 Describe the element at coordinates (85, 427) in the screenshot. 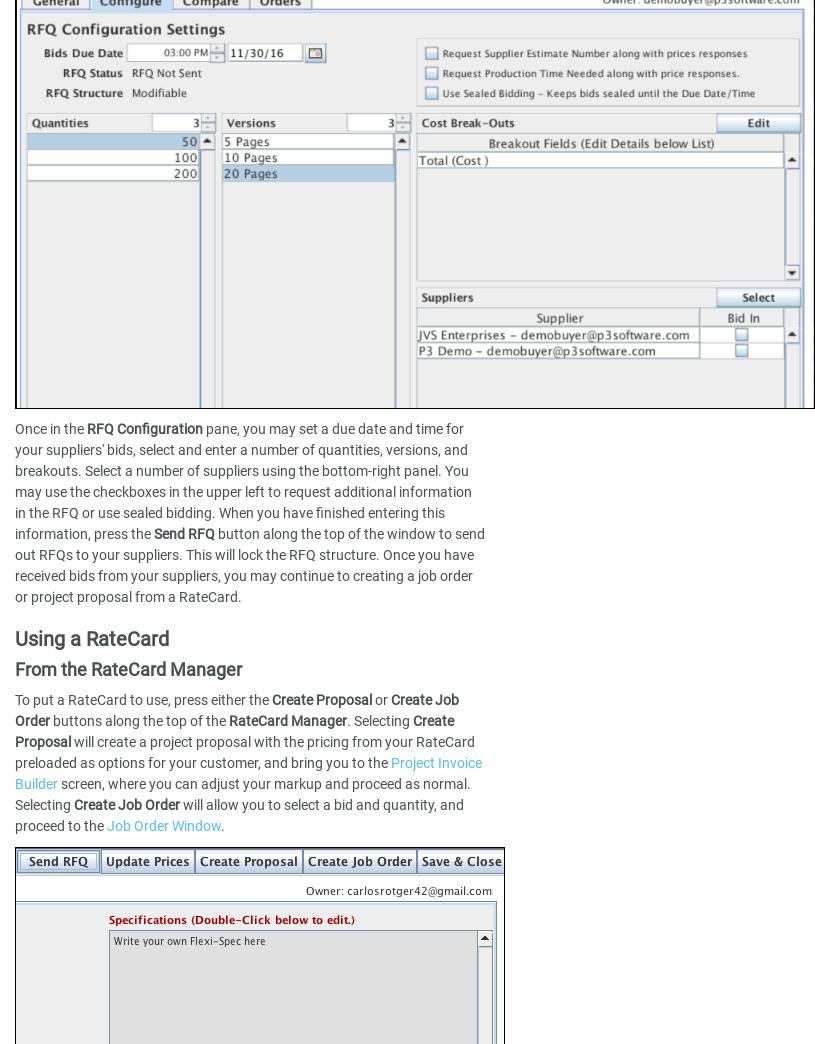

I see `'RFQ Configuration'` at that location.